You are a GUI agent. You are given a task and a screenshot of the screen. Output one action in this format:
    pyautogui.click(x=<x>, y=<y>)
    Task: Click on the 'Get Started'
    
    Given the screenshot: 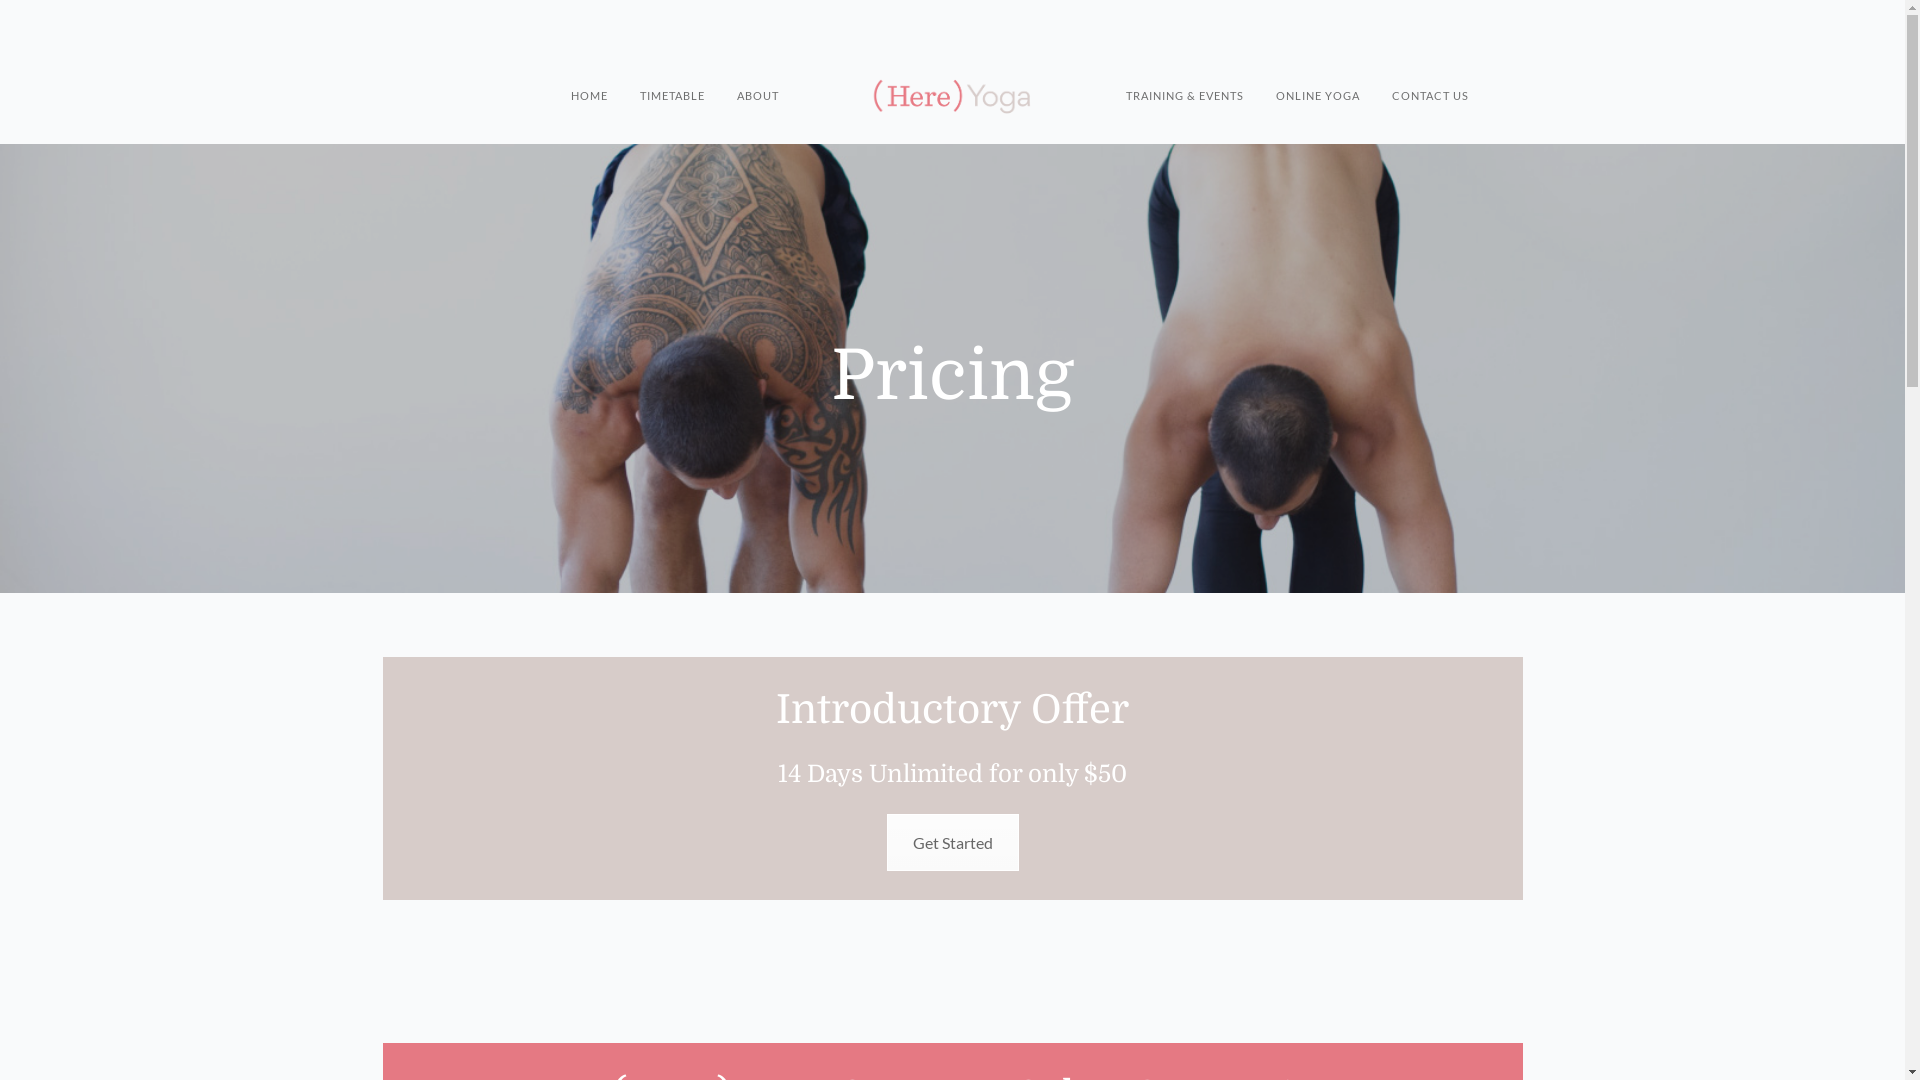 What is the action you would take?
    pyautogui.click(x=950, y=842)
    